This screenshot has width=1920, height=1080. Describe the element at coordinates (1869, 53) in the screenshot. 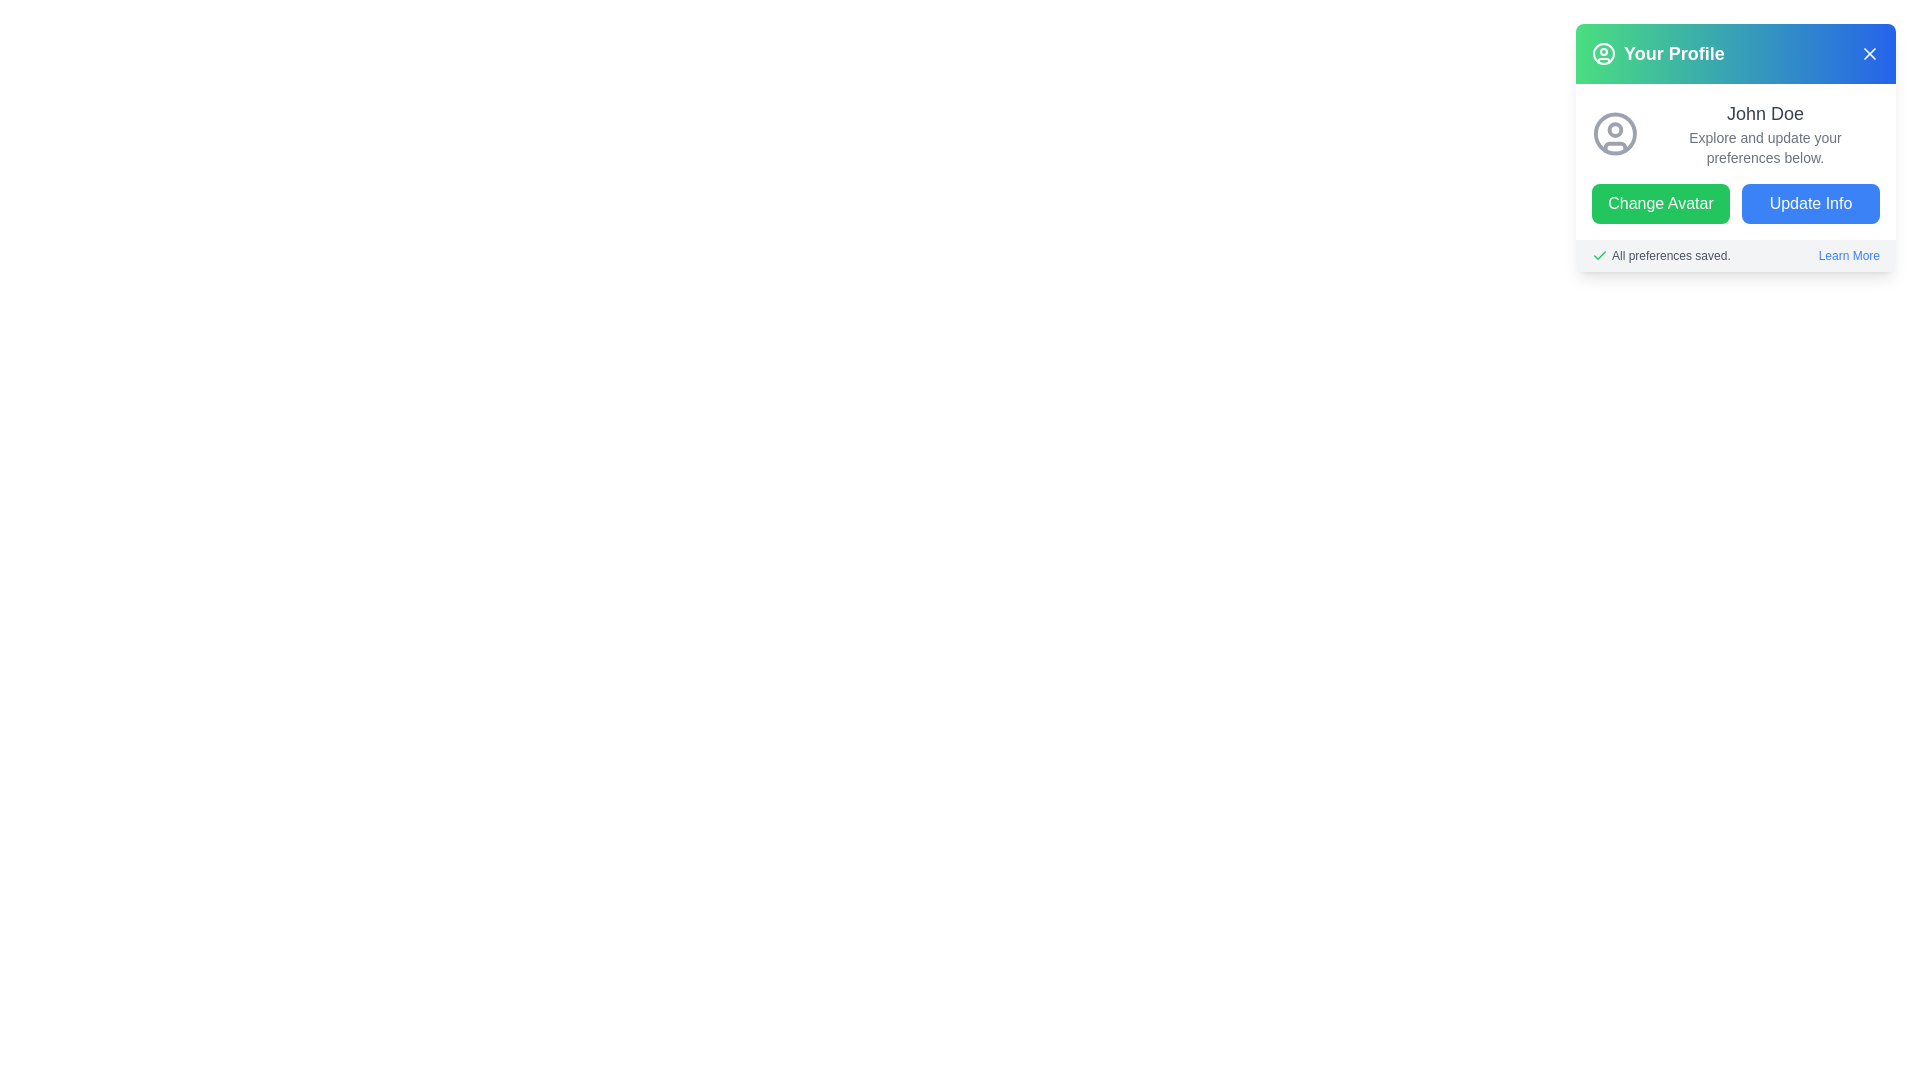

I see `the SVG close icon in the top-right corner of the profile card` at that location.